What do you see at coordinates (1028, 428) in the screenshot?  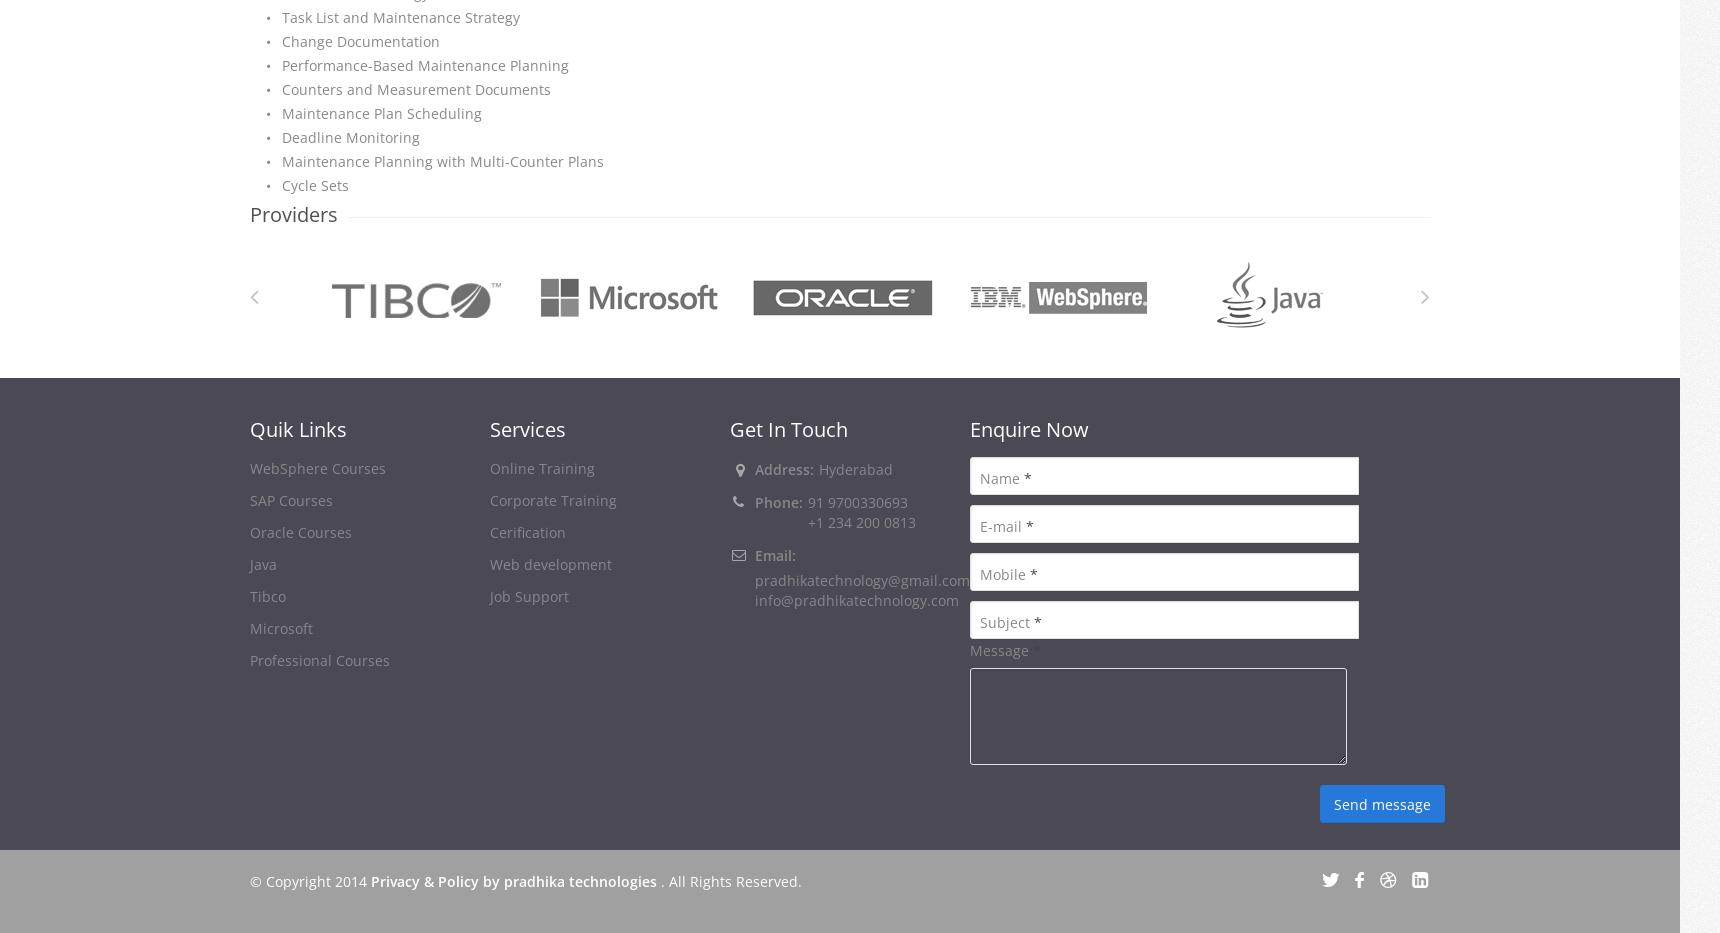 I see `'Enquire Now'` at bounding box center [1028, 428].